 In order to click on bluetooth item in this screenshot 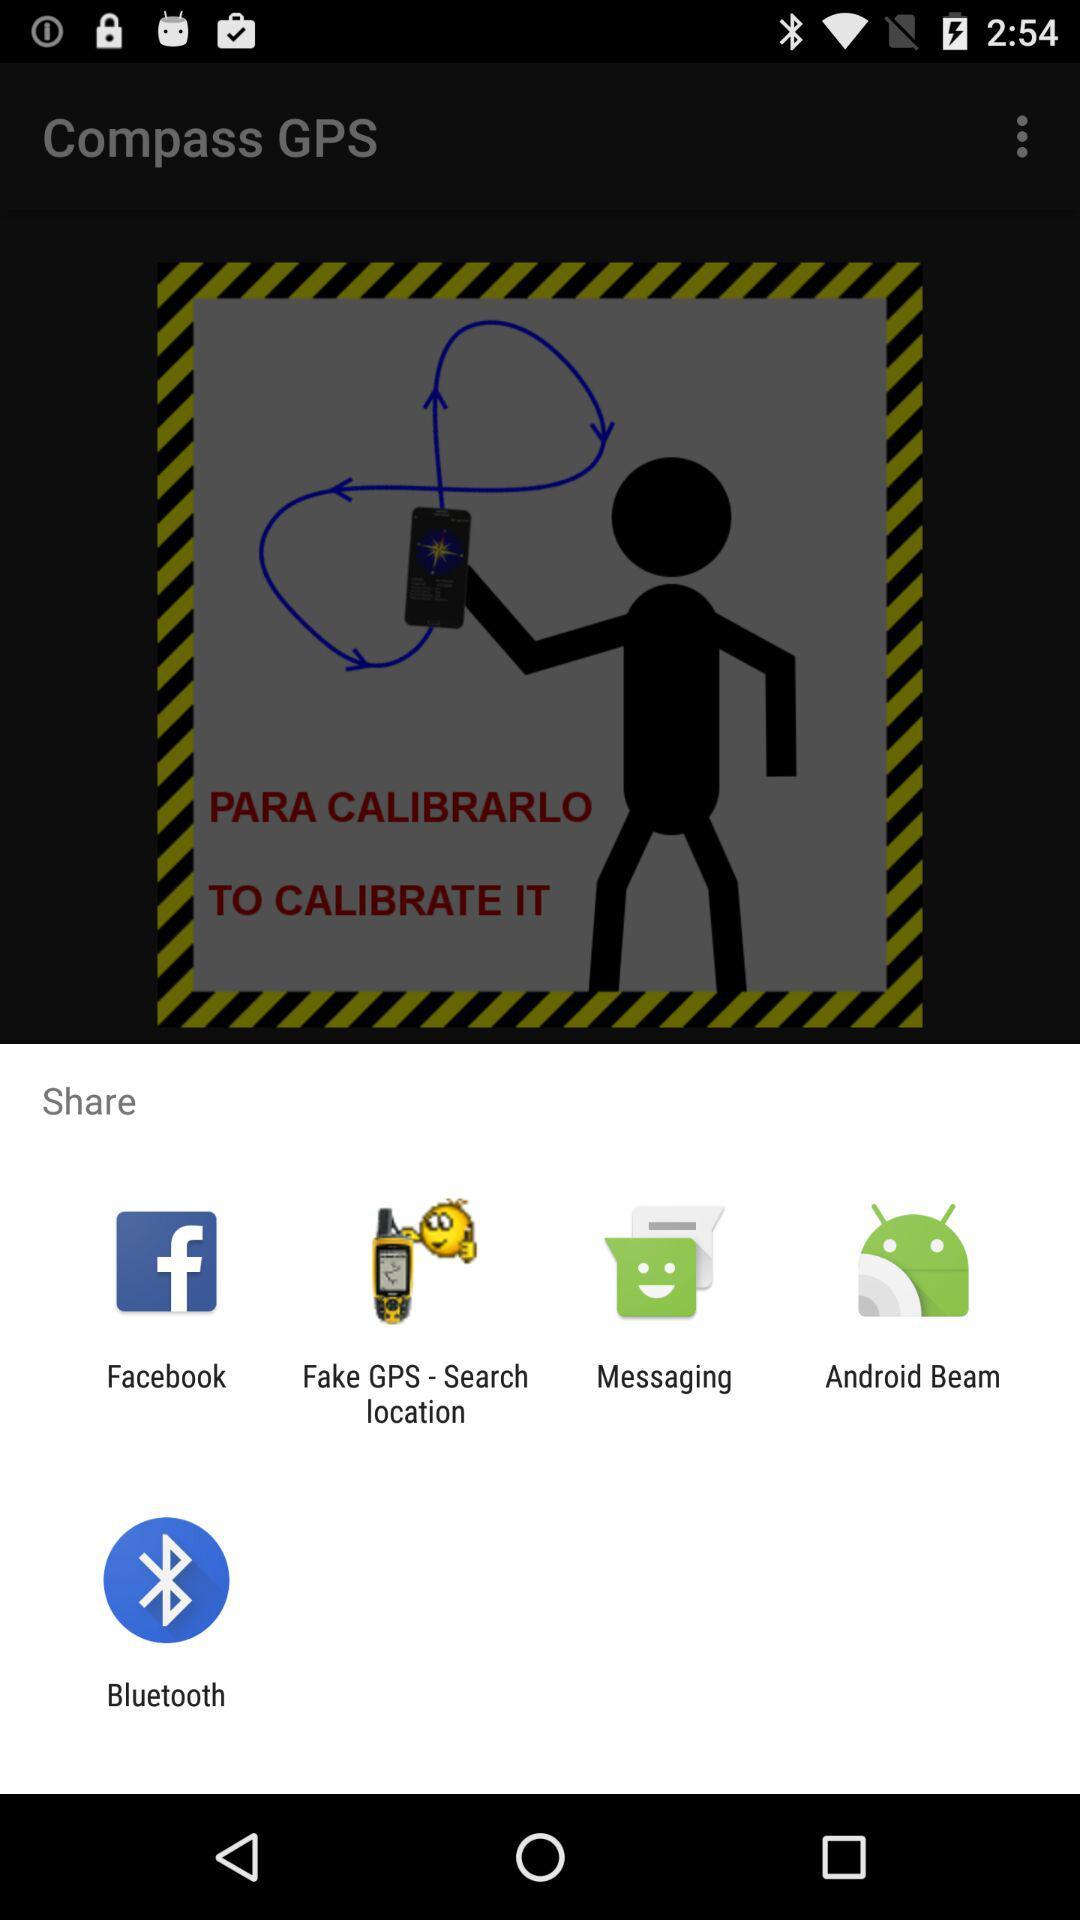, I will do `click(165, 1711)`.